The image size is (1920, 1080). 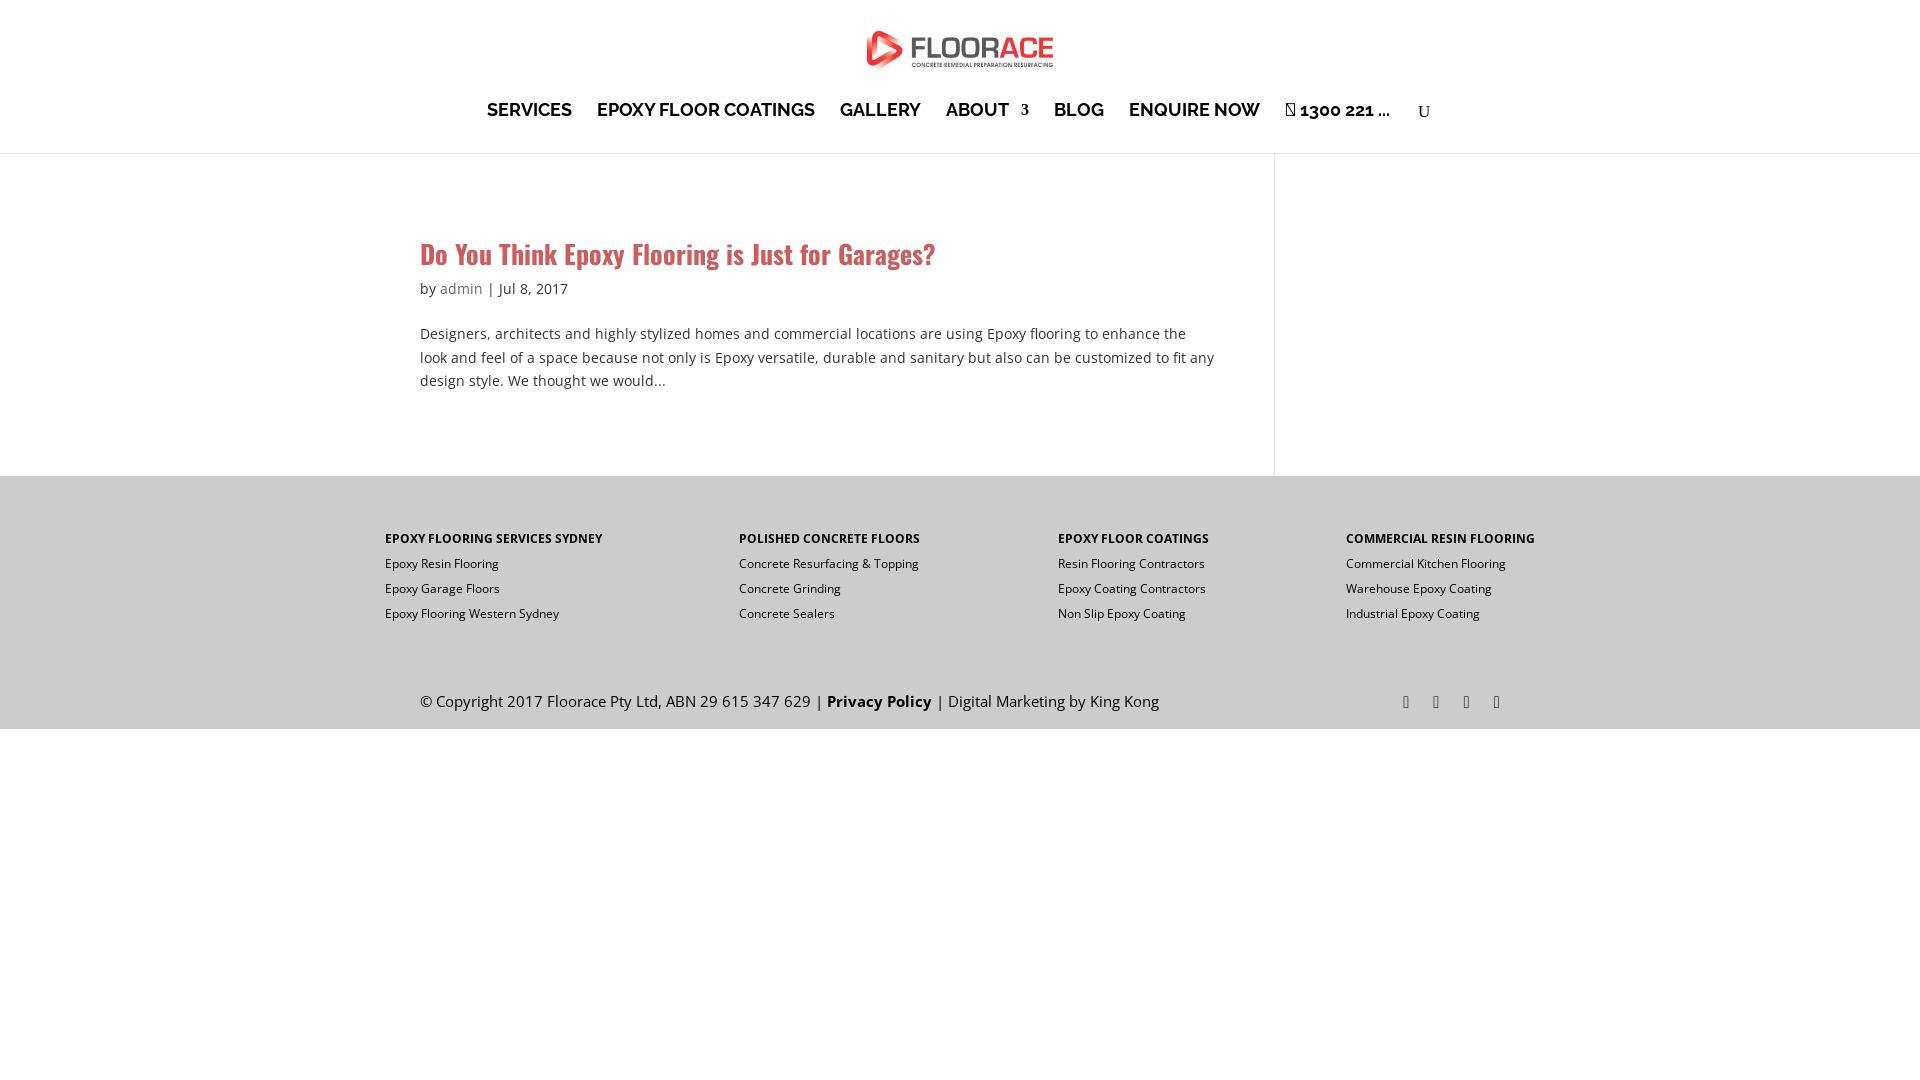 I want to click on 'ENQUIRE NOW', so click(x=1194, y=127).